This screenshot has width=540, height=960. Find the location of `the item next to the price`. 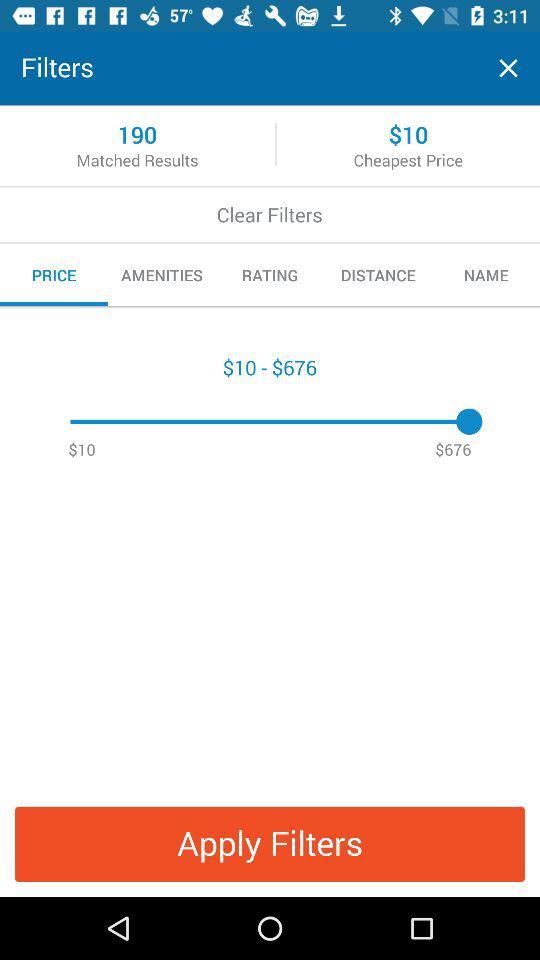

the item next to the price is located at coordinates (161, 274).